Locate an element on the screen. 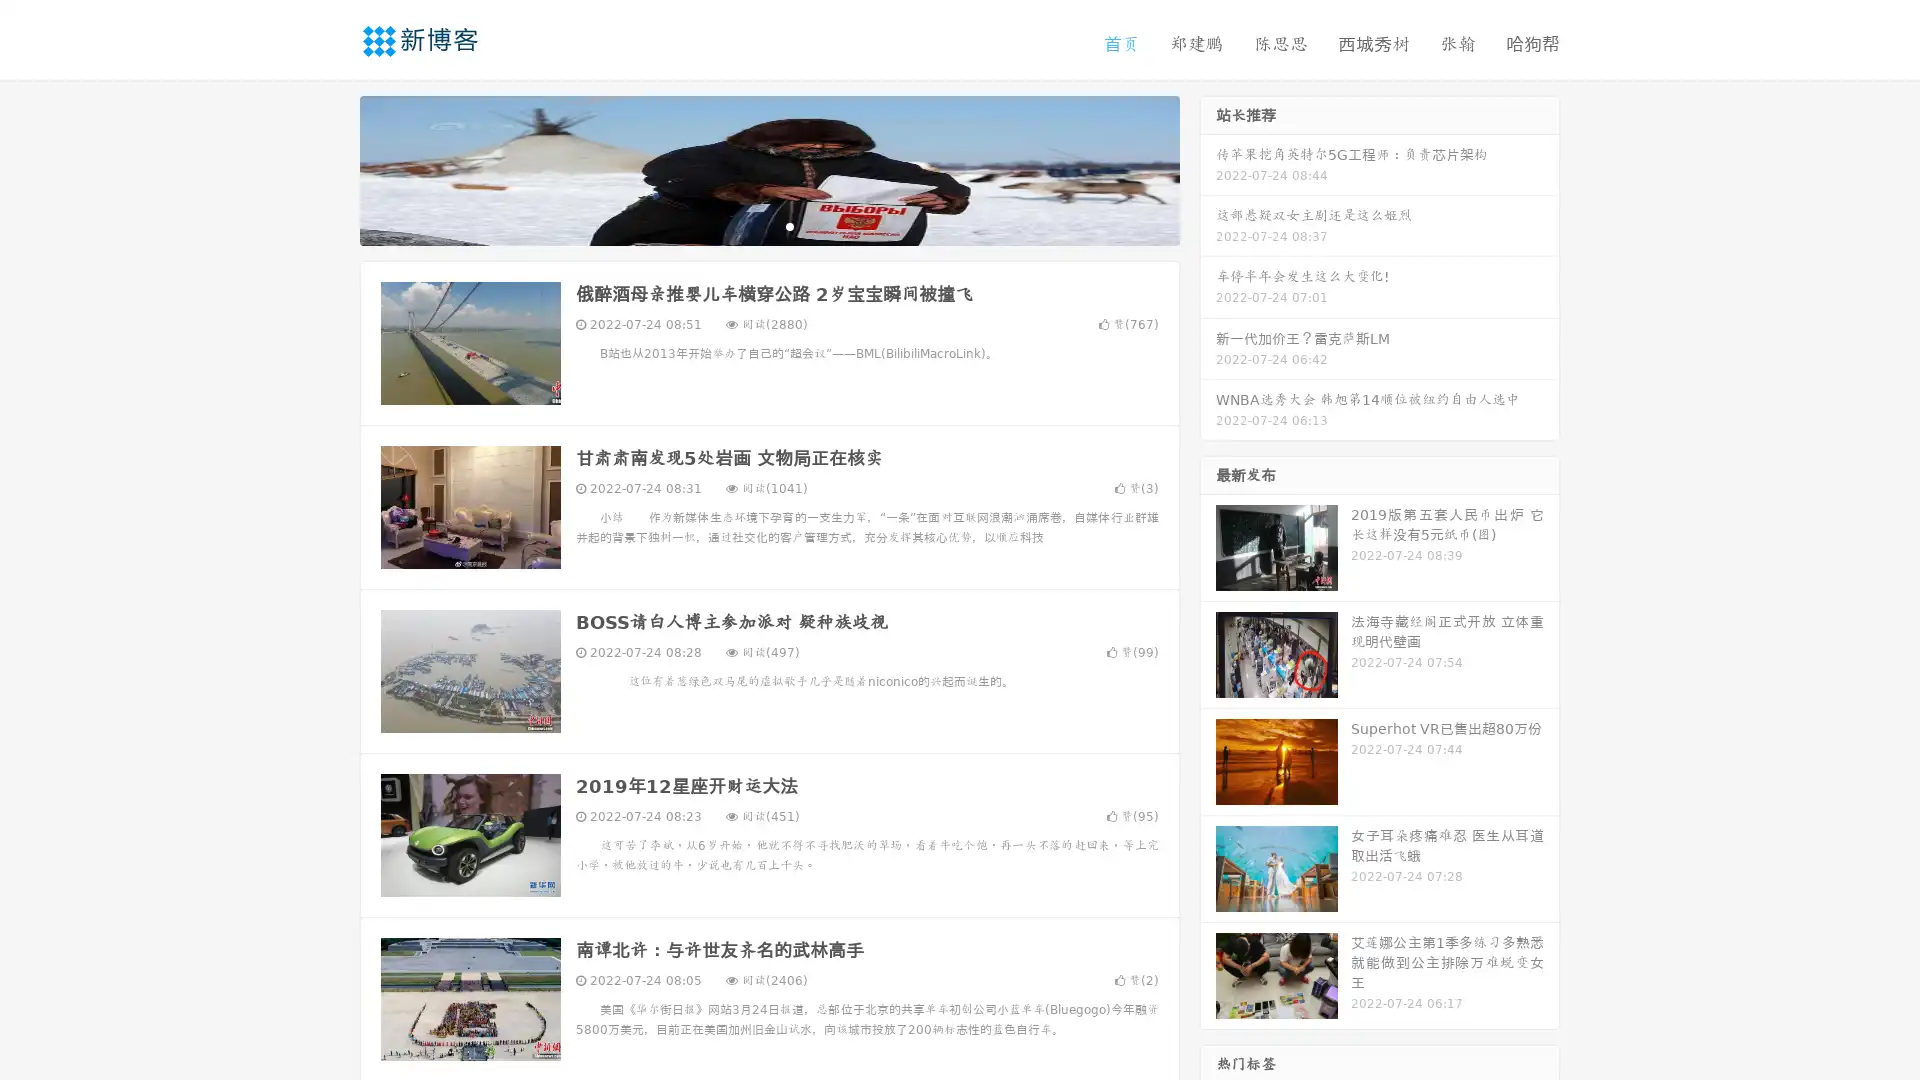 The width and height of the screenshot is (1920, 1080). Next slide is located at coordinates (1208, 168).